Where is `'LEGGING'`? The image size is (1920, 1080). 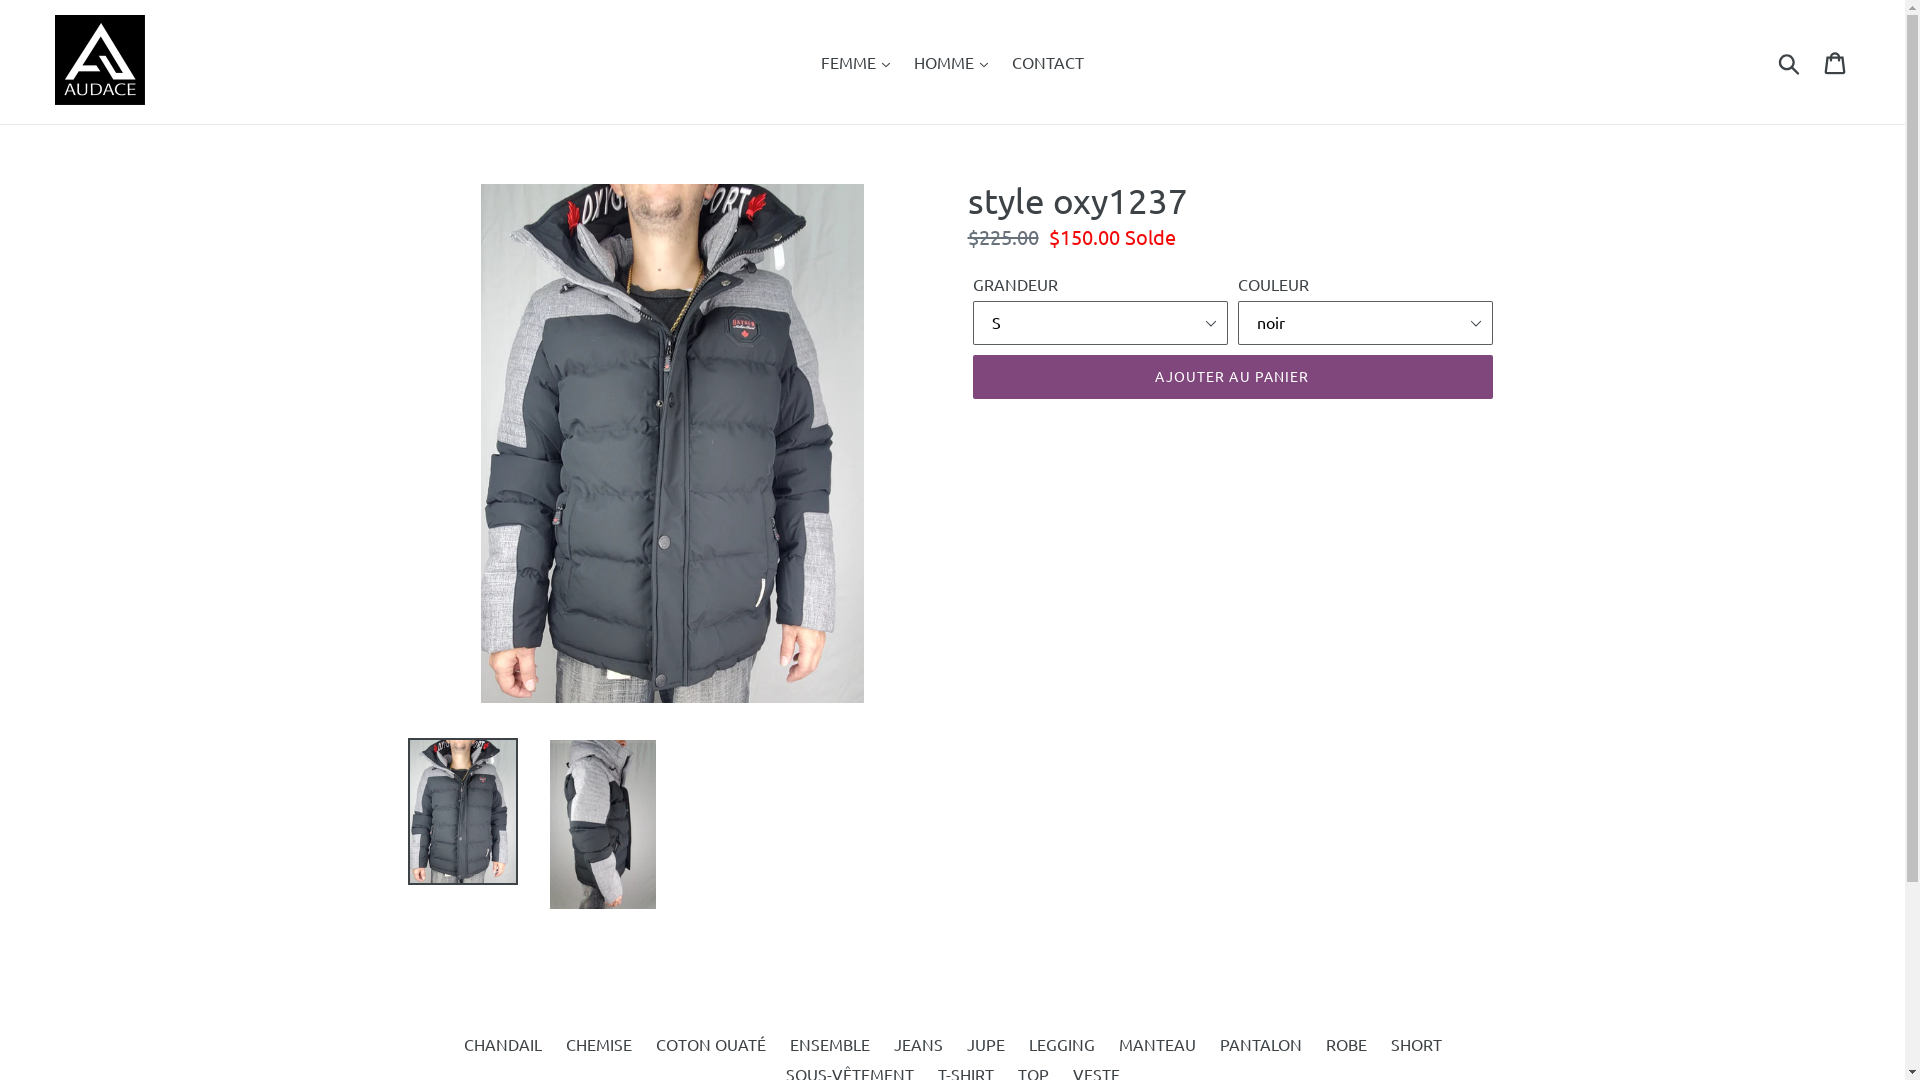 'LEGGING' is located at coordinates (1059, 1043).